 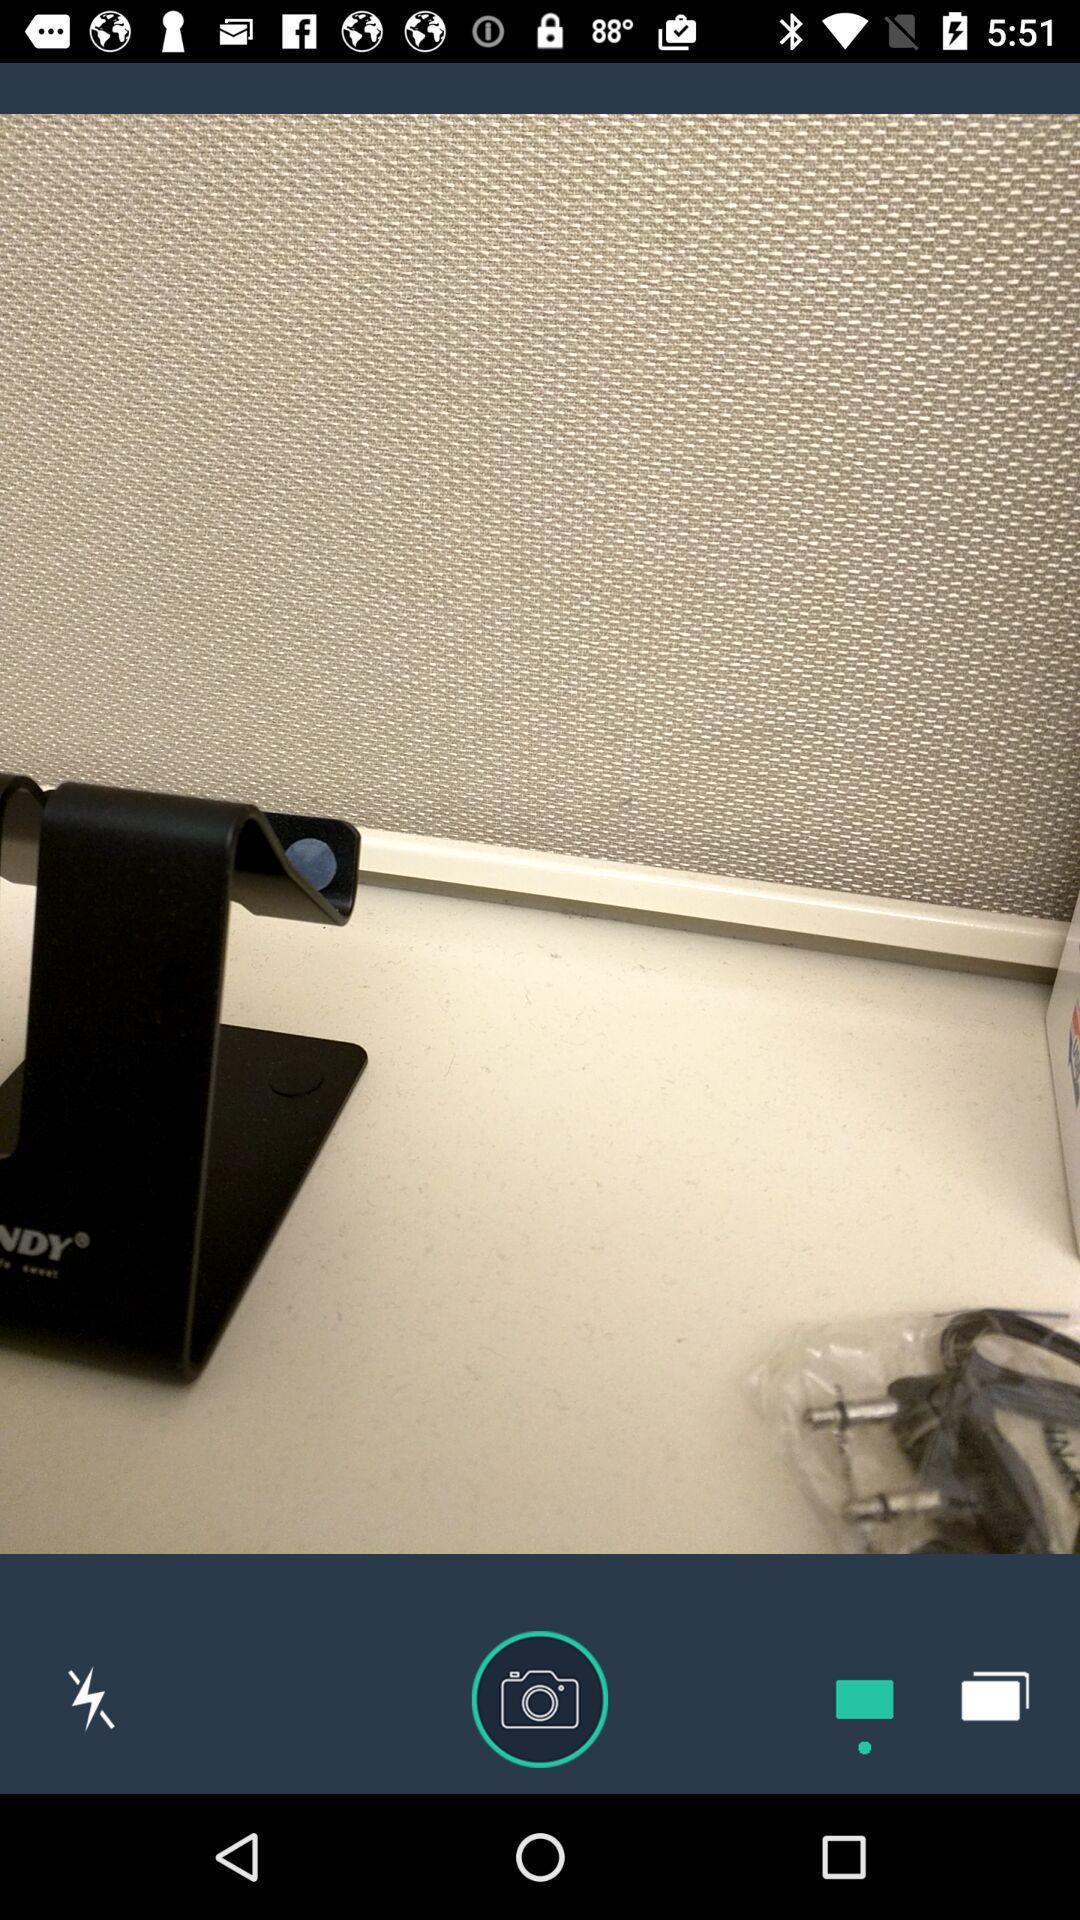 I want to click on the photo icon, so click(x=540, y=1698).